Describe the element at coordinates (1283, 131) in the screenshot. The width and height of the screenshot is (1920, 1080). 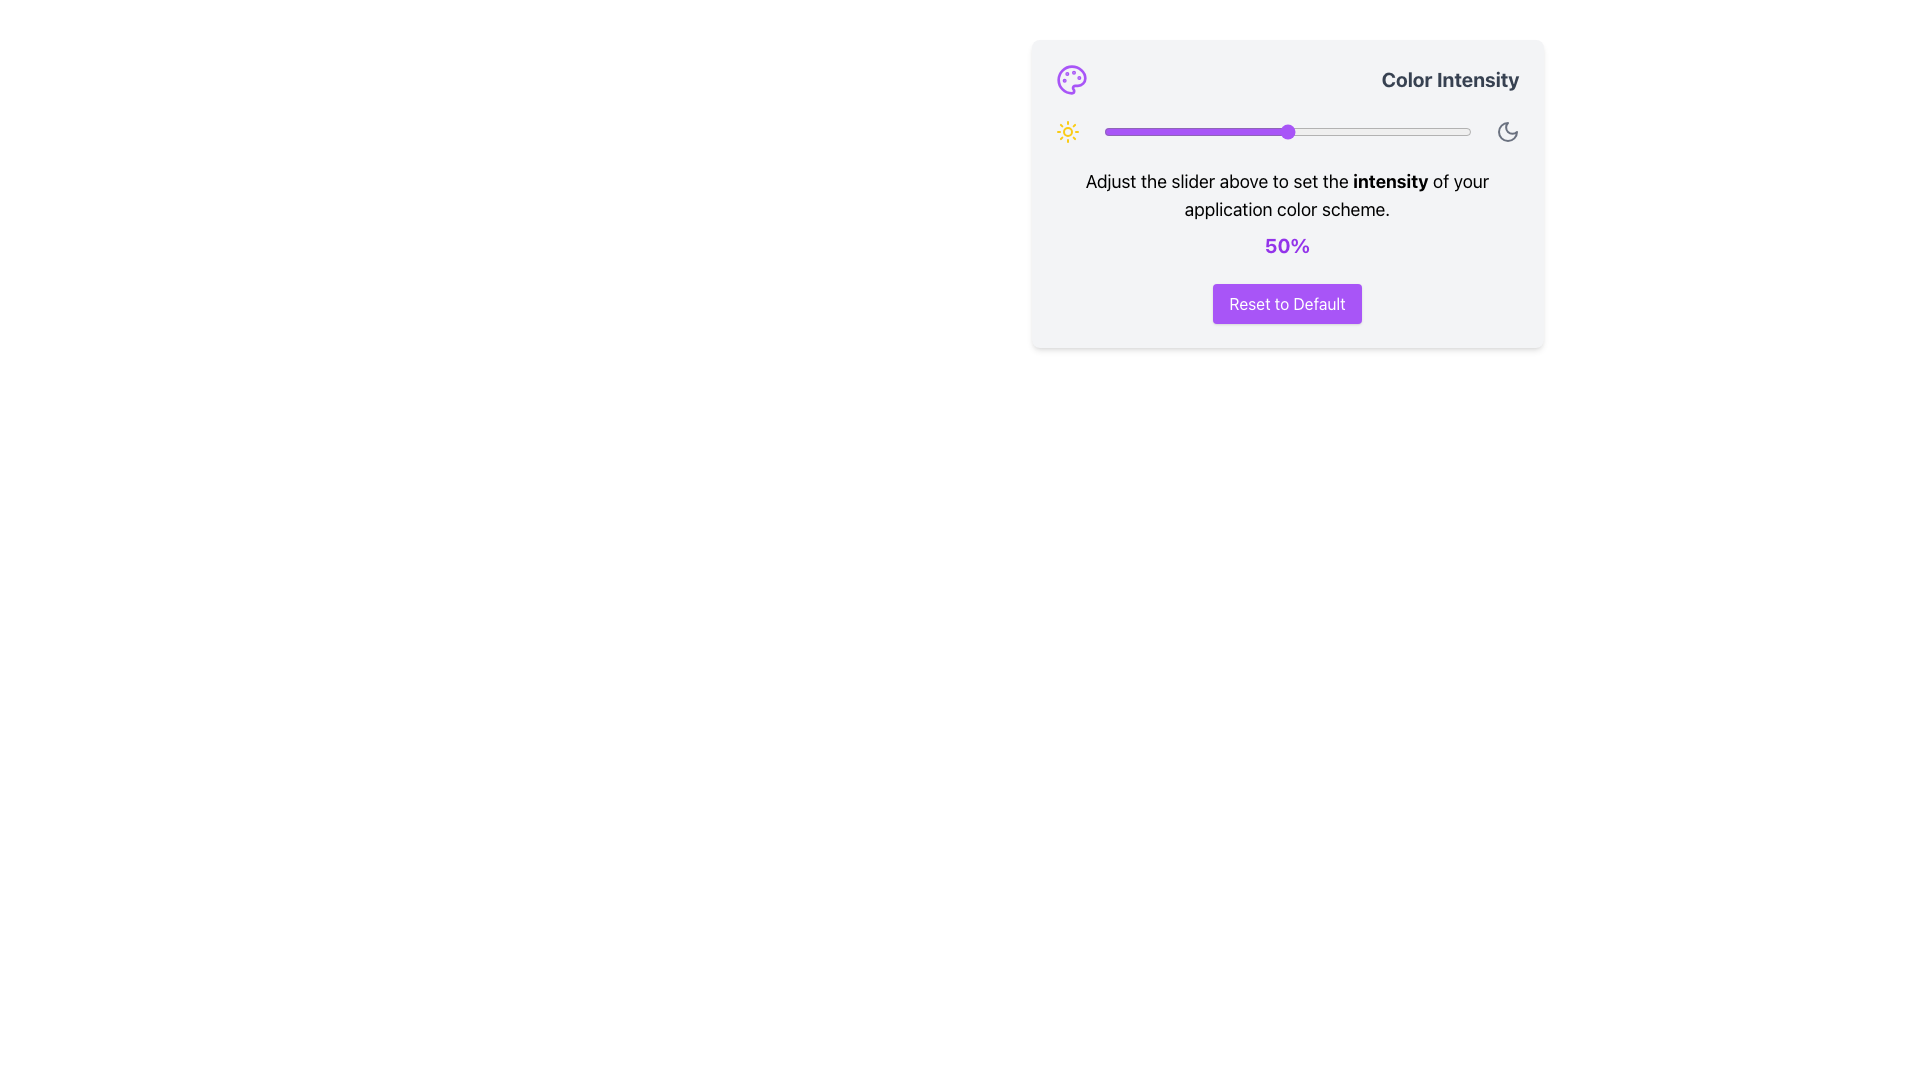
I see `the color intensity slider` at that location.